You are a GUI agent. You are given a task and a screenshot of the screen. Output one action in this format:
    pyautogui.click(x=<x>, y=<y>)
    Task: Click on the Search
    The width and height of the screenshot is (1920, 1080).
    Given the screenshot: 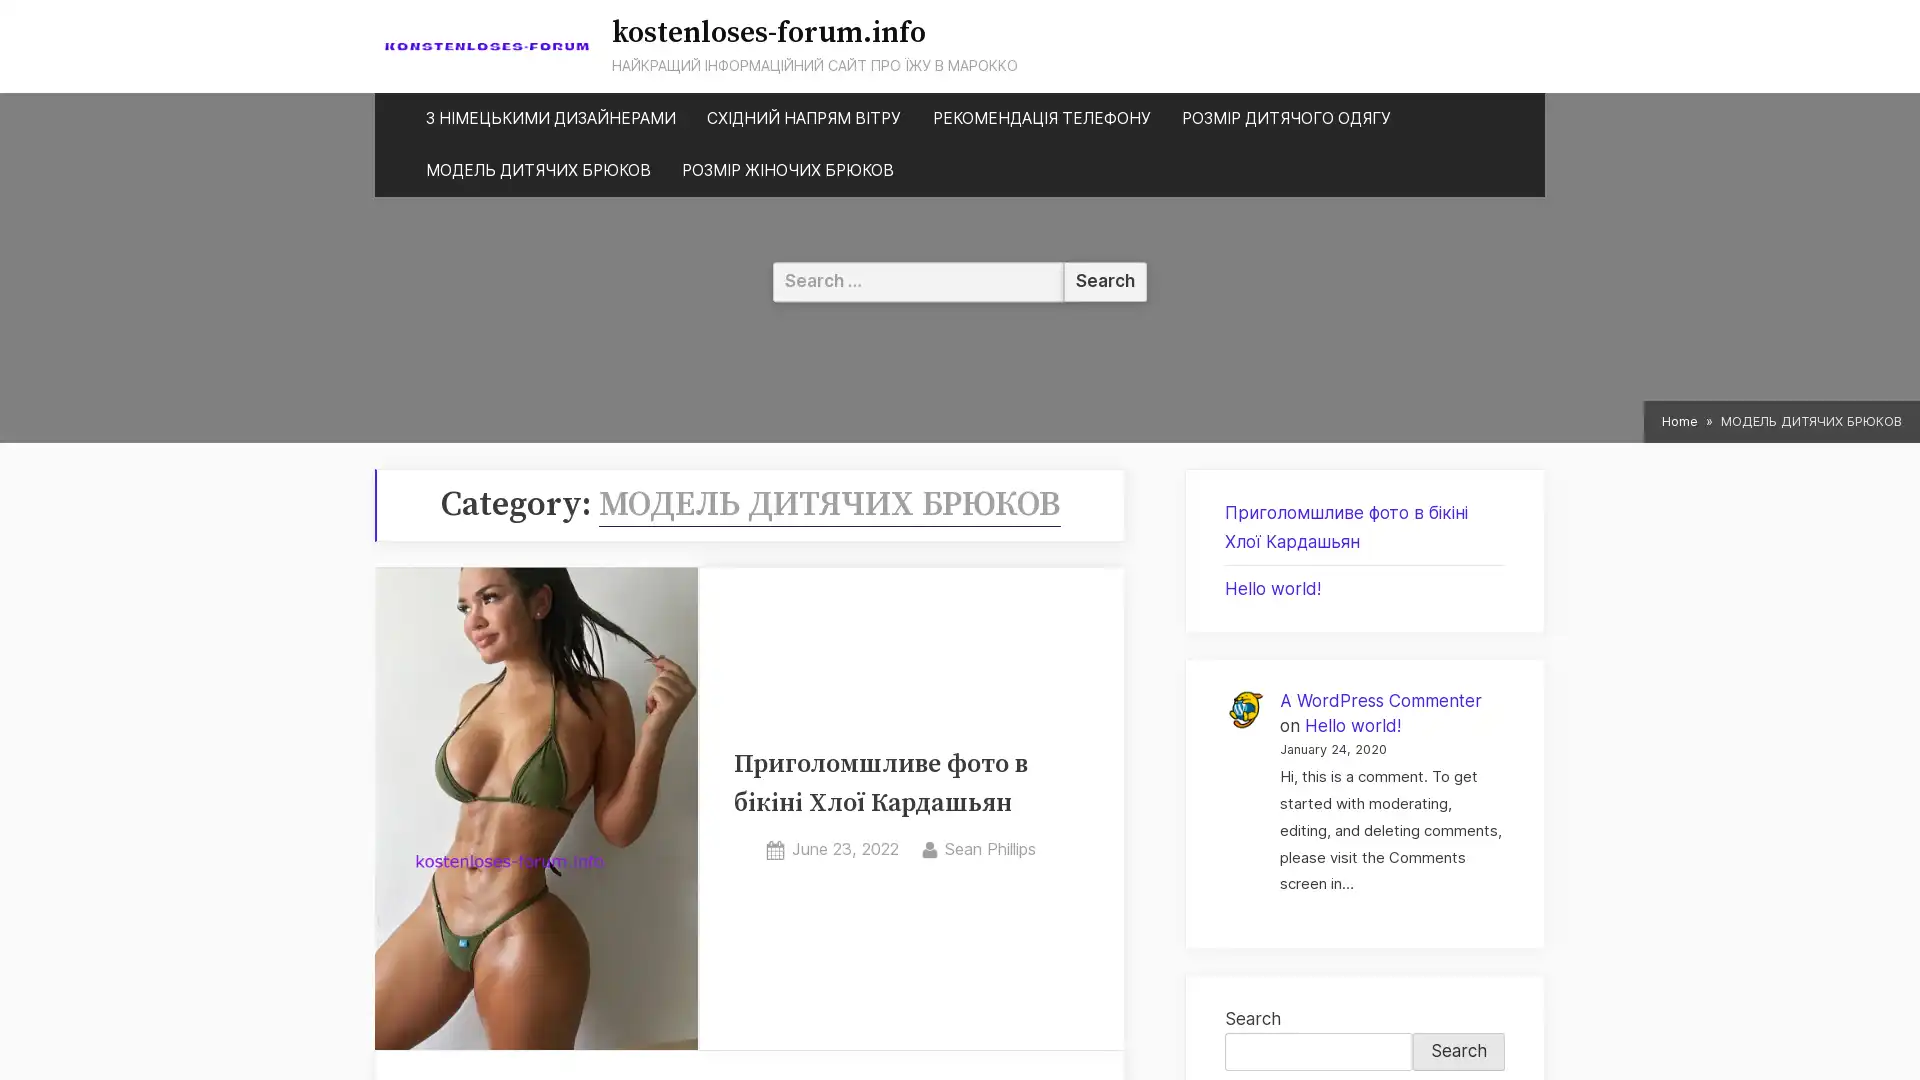 What is the action you would take?
    pyautogui.click(x=1459, y=1050)
    